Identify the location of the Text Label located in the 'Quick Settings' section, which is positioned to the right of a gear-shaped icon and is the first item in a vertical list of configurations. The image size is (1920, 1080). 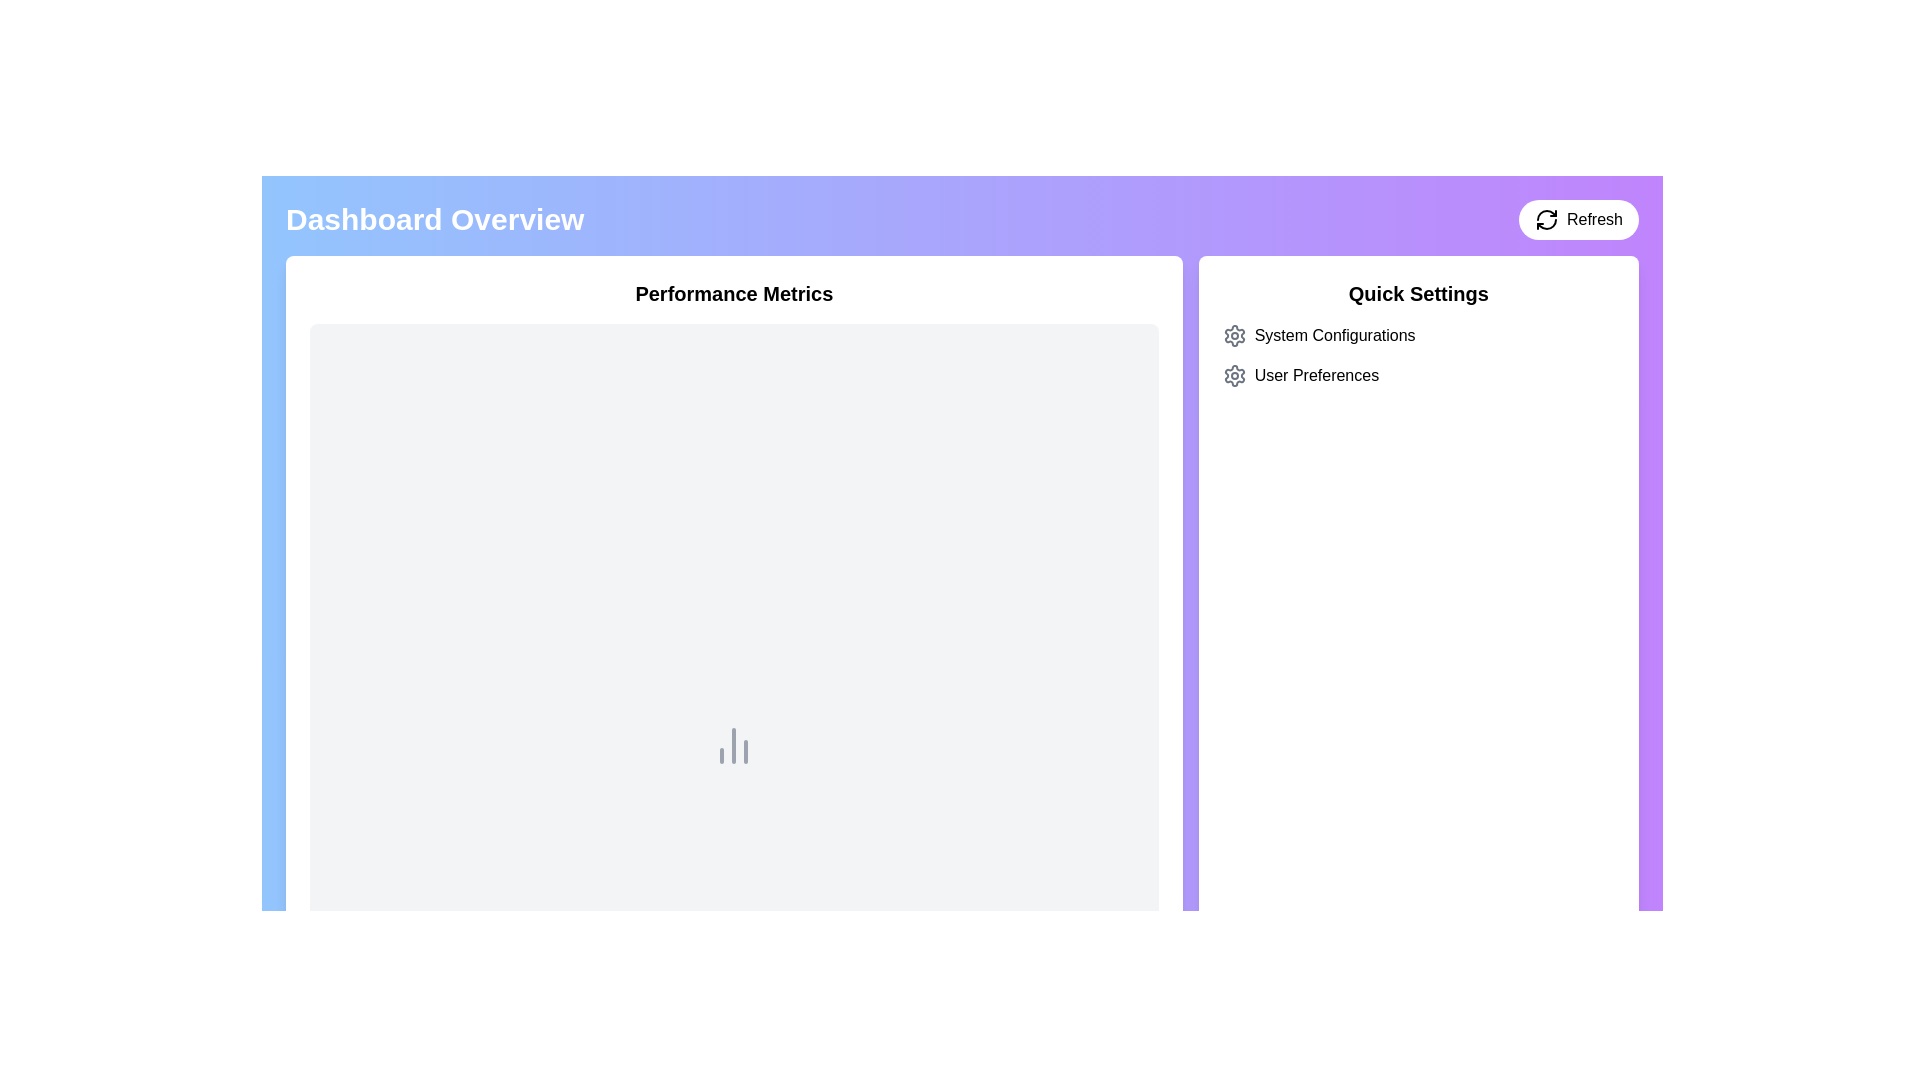
(1335, 334).